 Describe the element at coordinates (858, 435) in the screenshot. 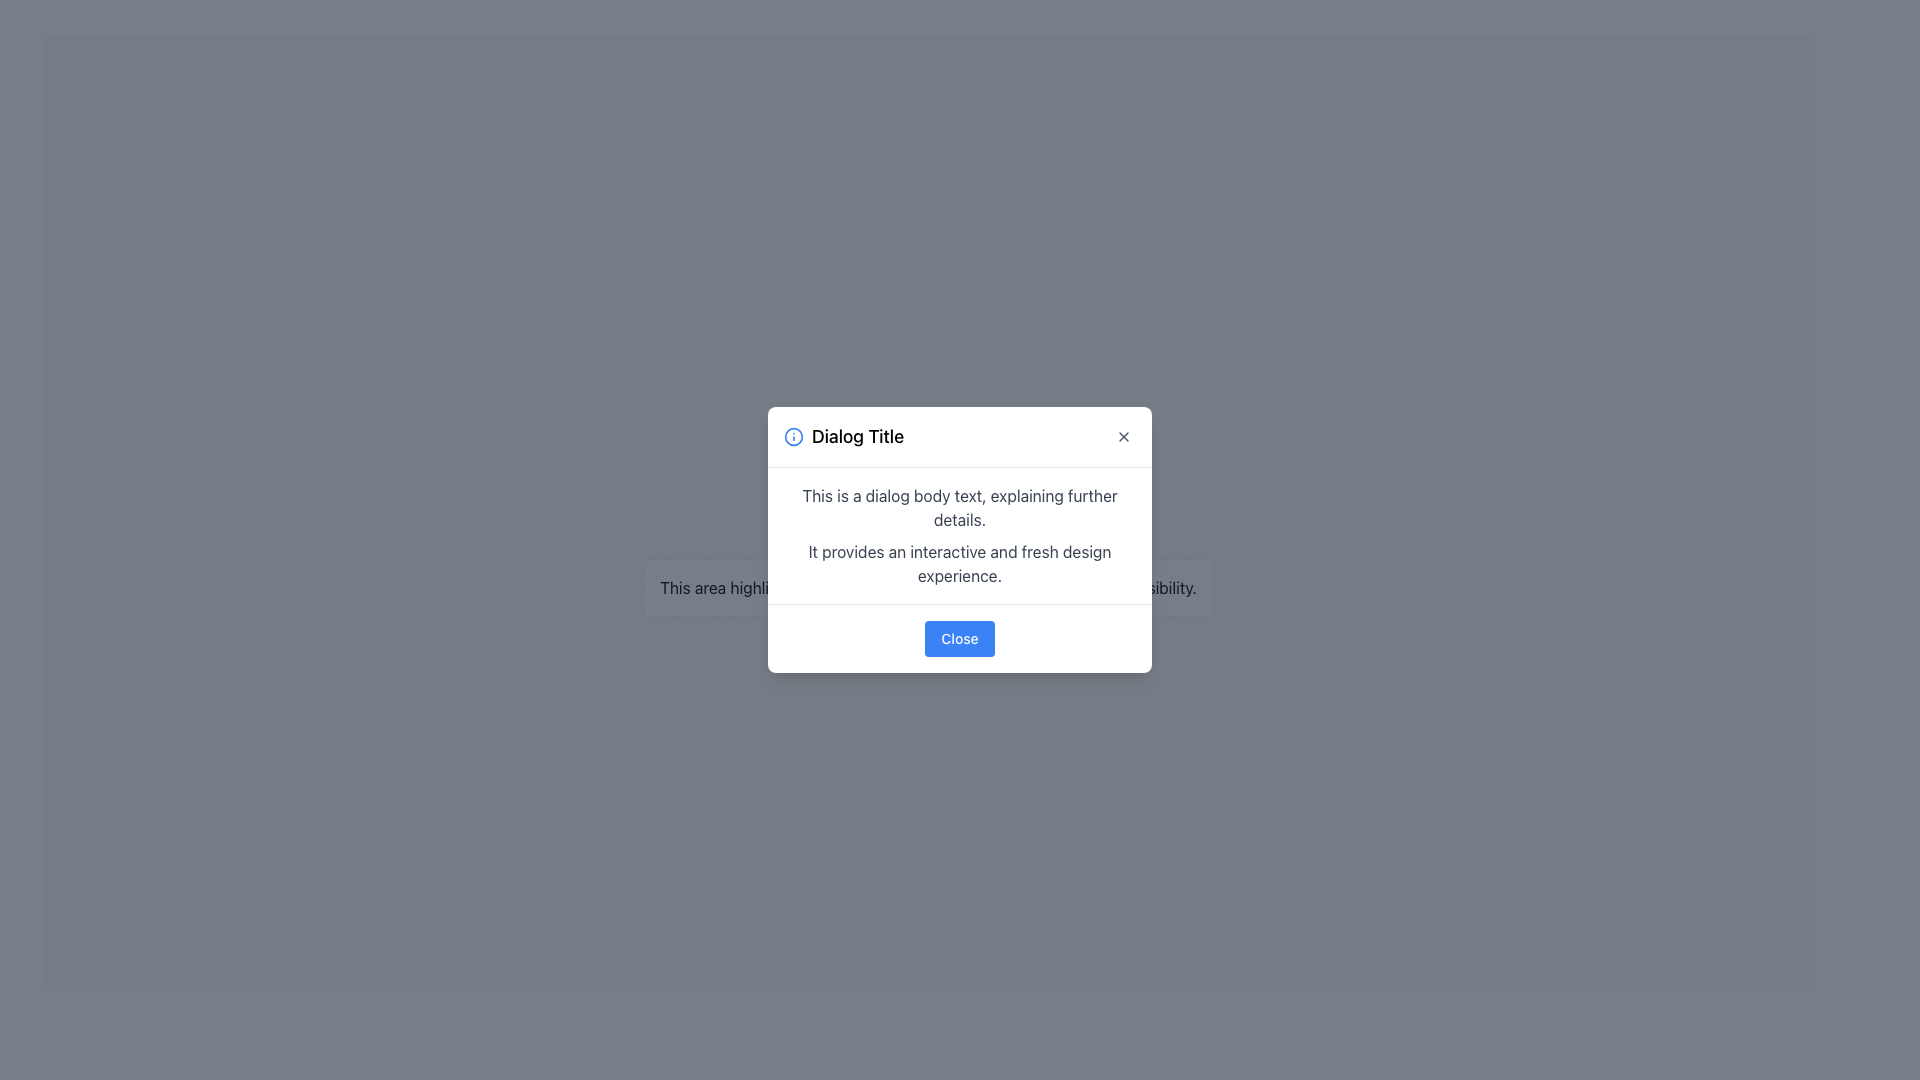

I see `title text displayed in the dialog box header, which is located to the right of a blue information icon` at that location.